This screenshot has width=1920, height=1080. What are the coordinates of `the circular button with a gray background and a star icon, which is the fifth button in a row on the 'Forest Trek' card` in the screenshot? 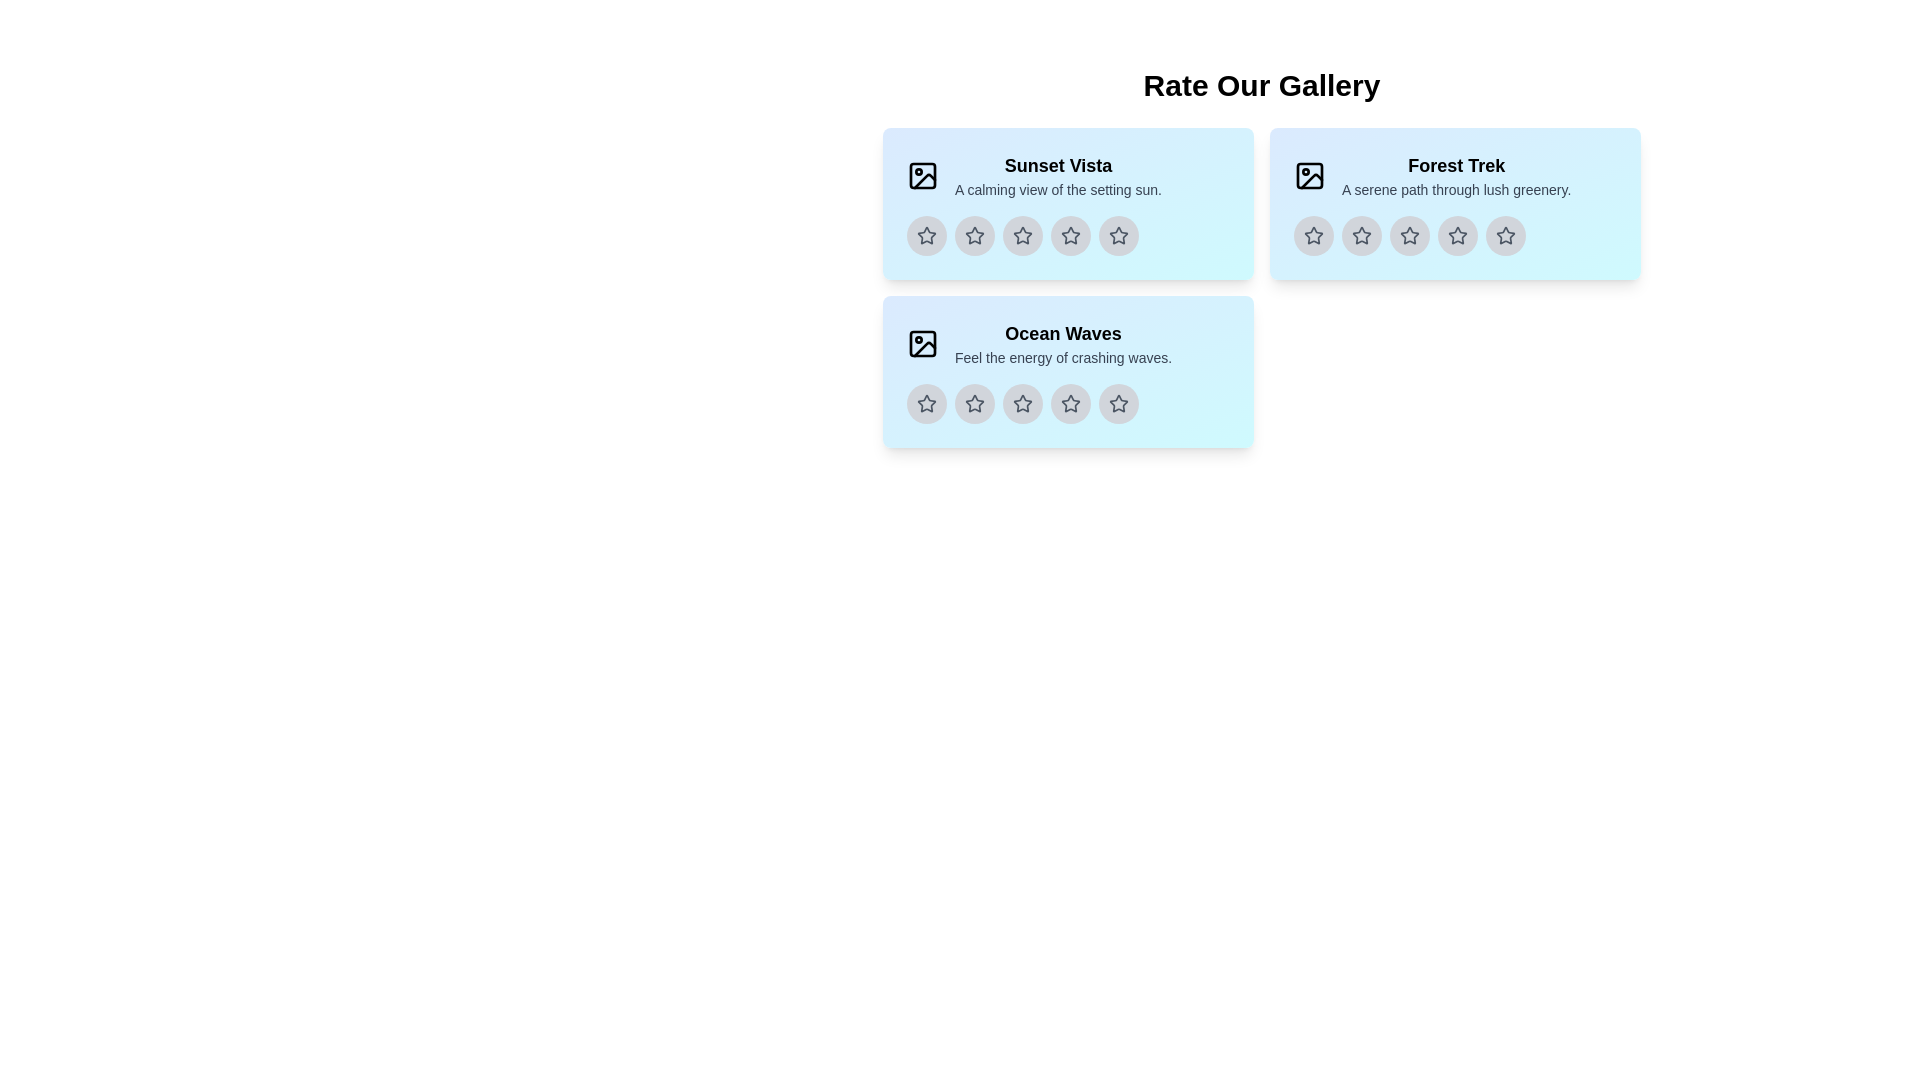 It's located at (1506, 234).